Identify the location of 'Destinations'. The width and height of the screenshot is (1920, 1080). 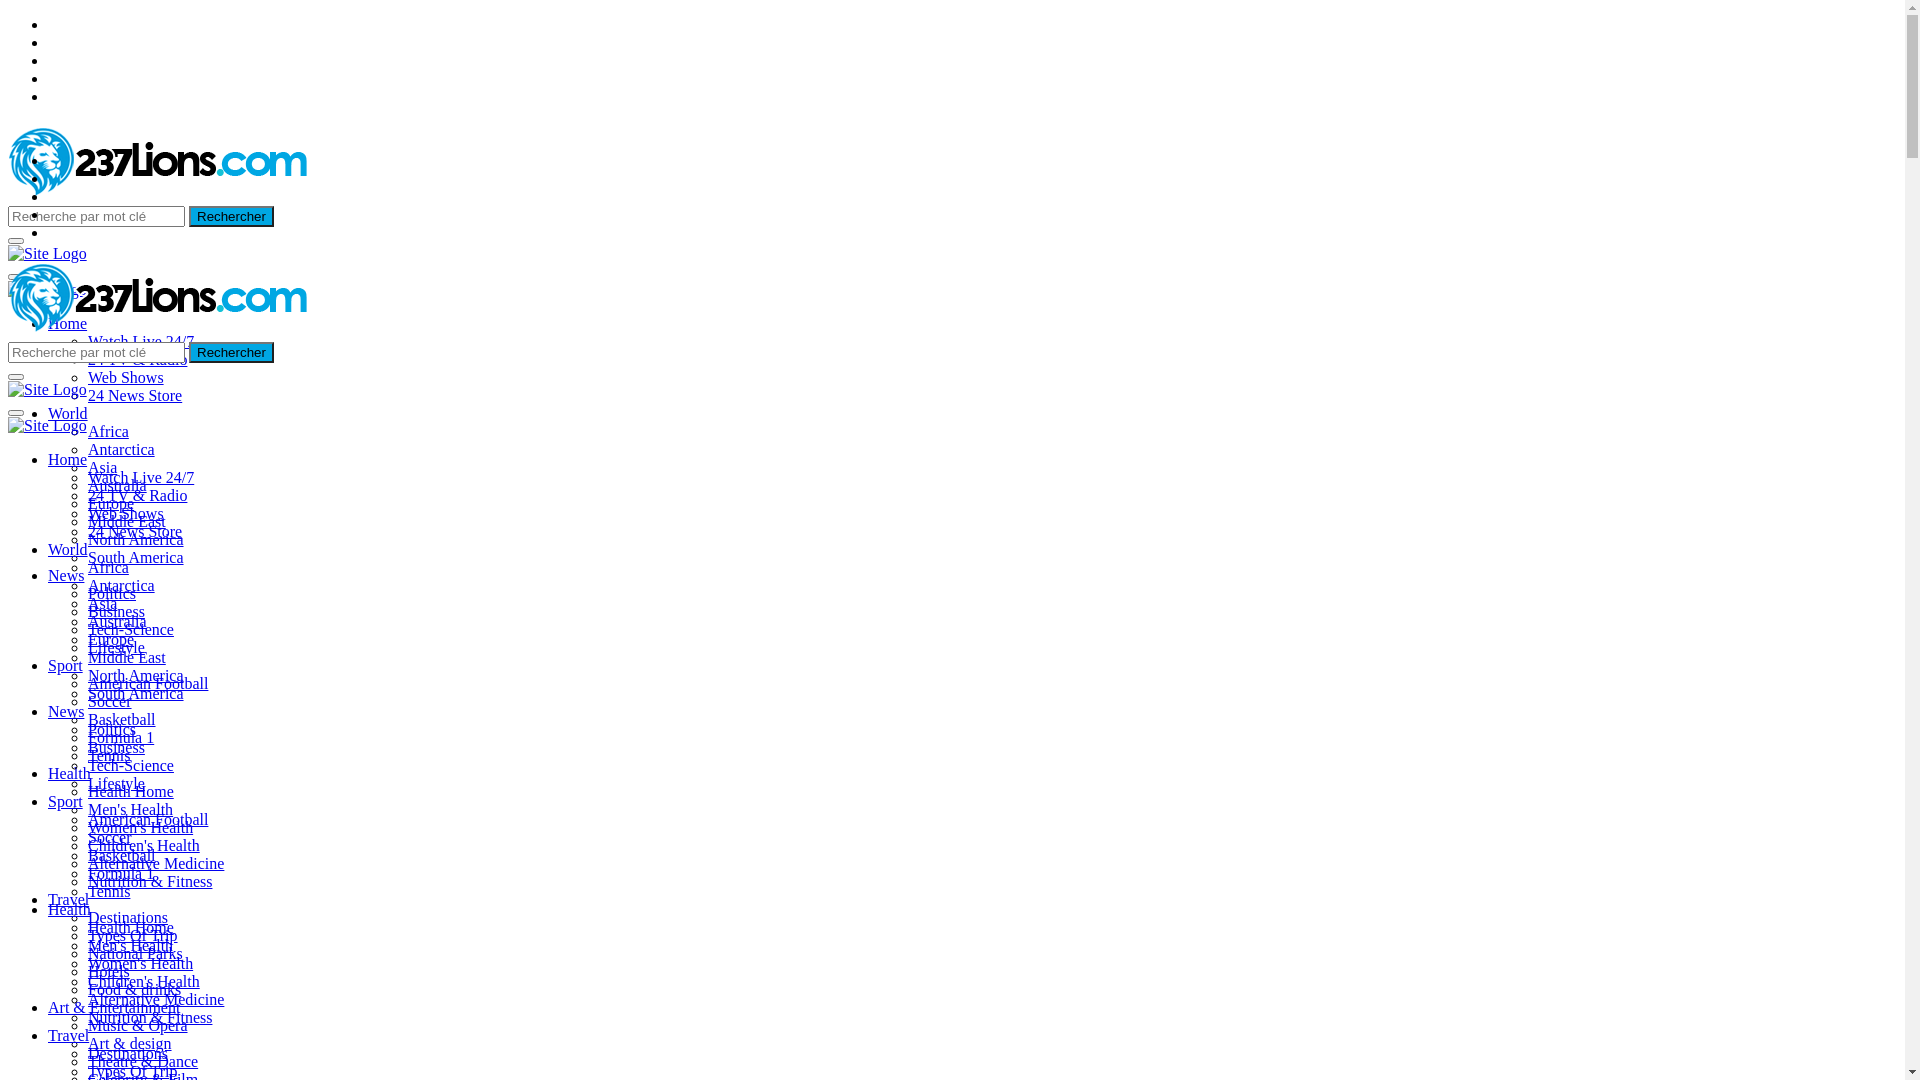
(127, 1052).